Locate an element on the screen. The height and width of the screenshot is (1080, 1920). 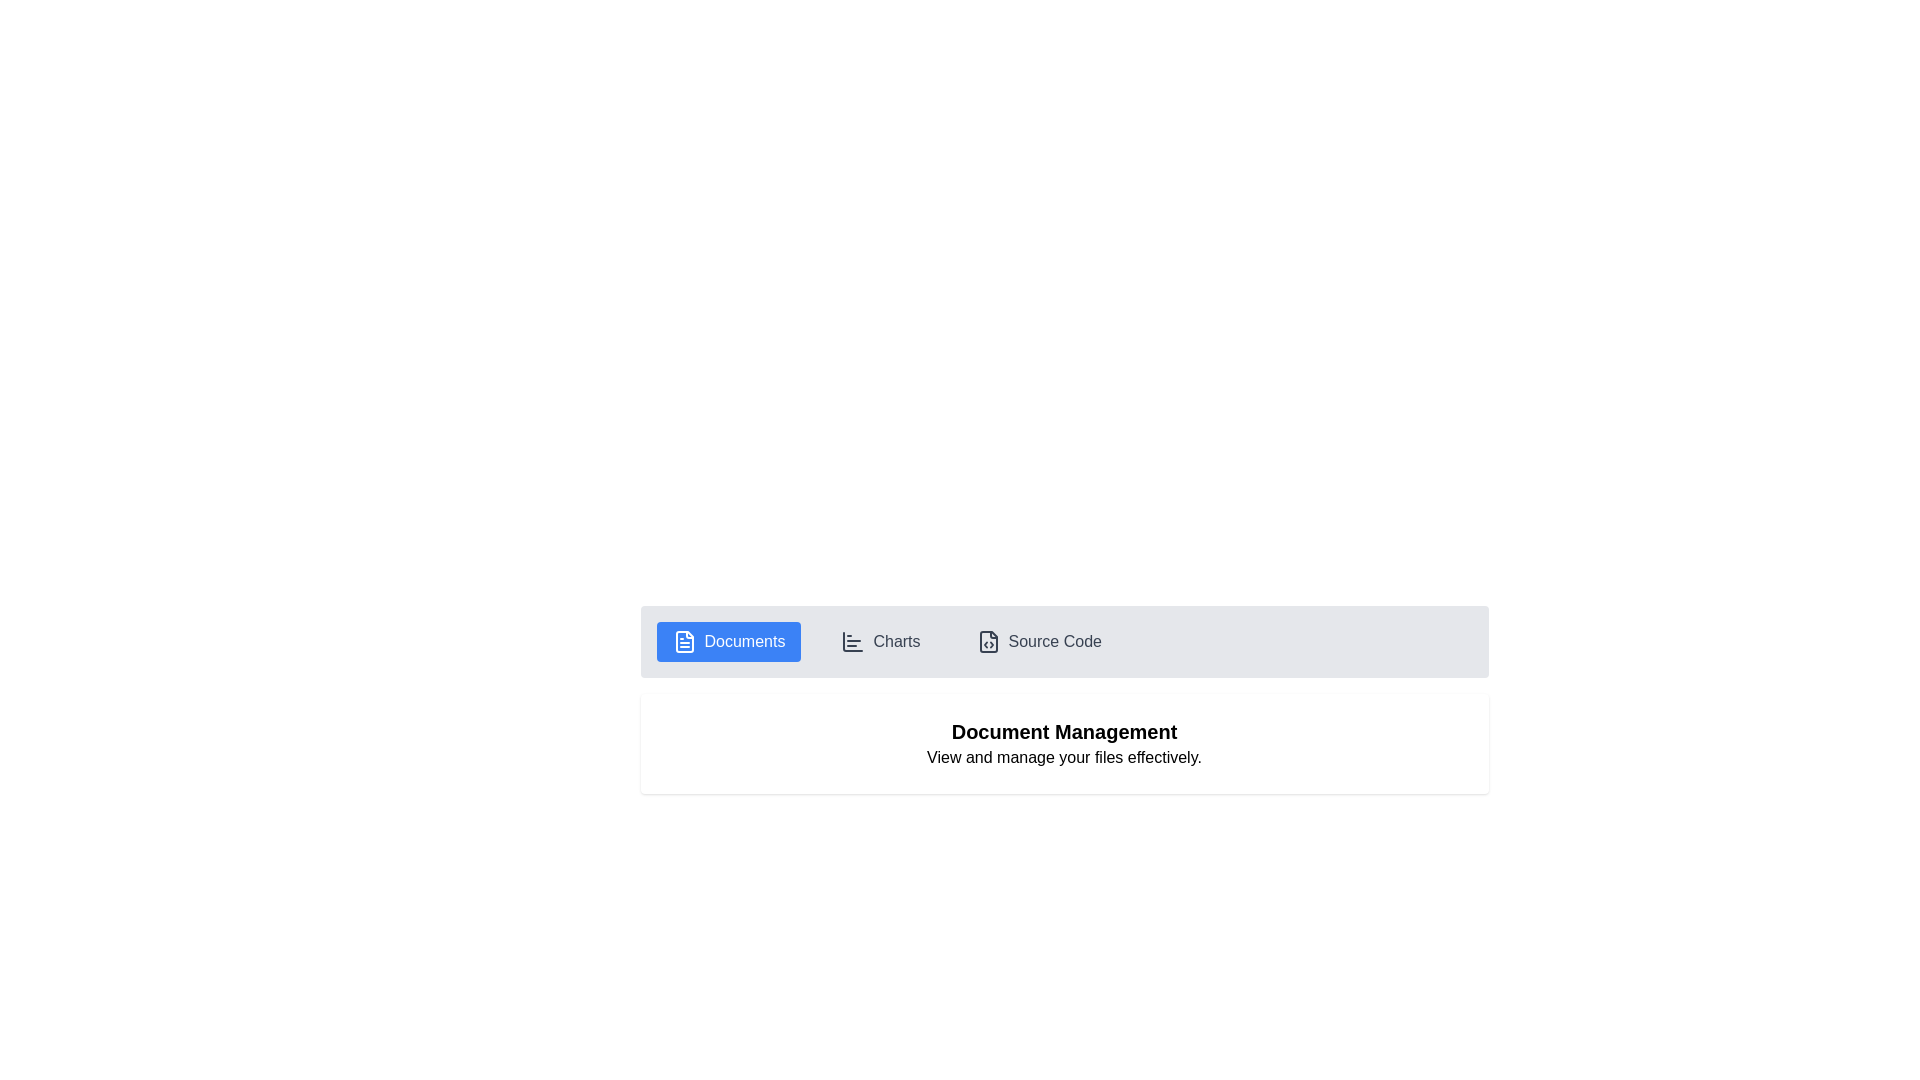
the bold, large-sized static text label 'Document Management' that is centrally aligned above the smaller text 'View and manage your files effectively' is located at coordinates (1063, 732).